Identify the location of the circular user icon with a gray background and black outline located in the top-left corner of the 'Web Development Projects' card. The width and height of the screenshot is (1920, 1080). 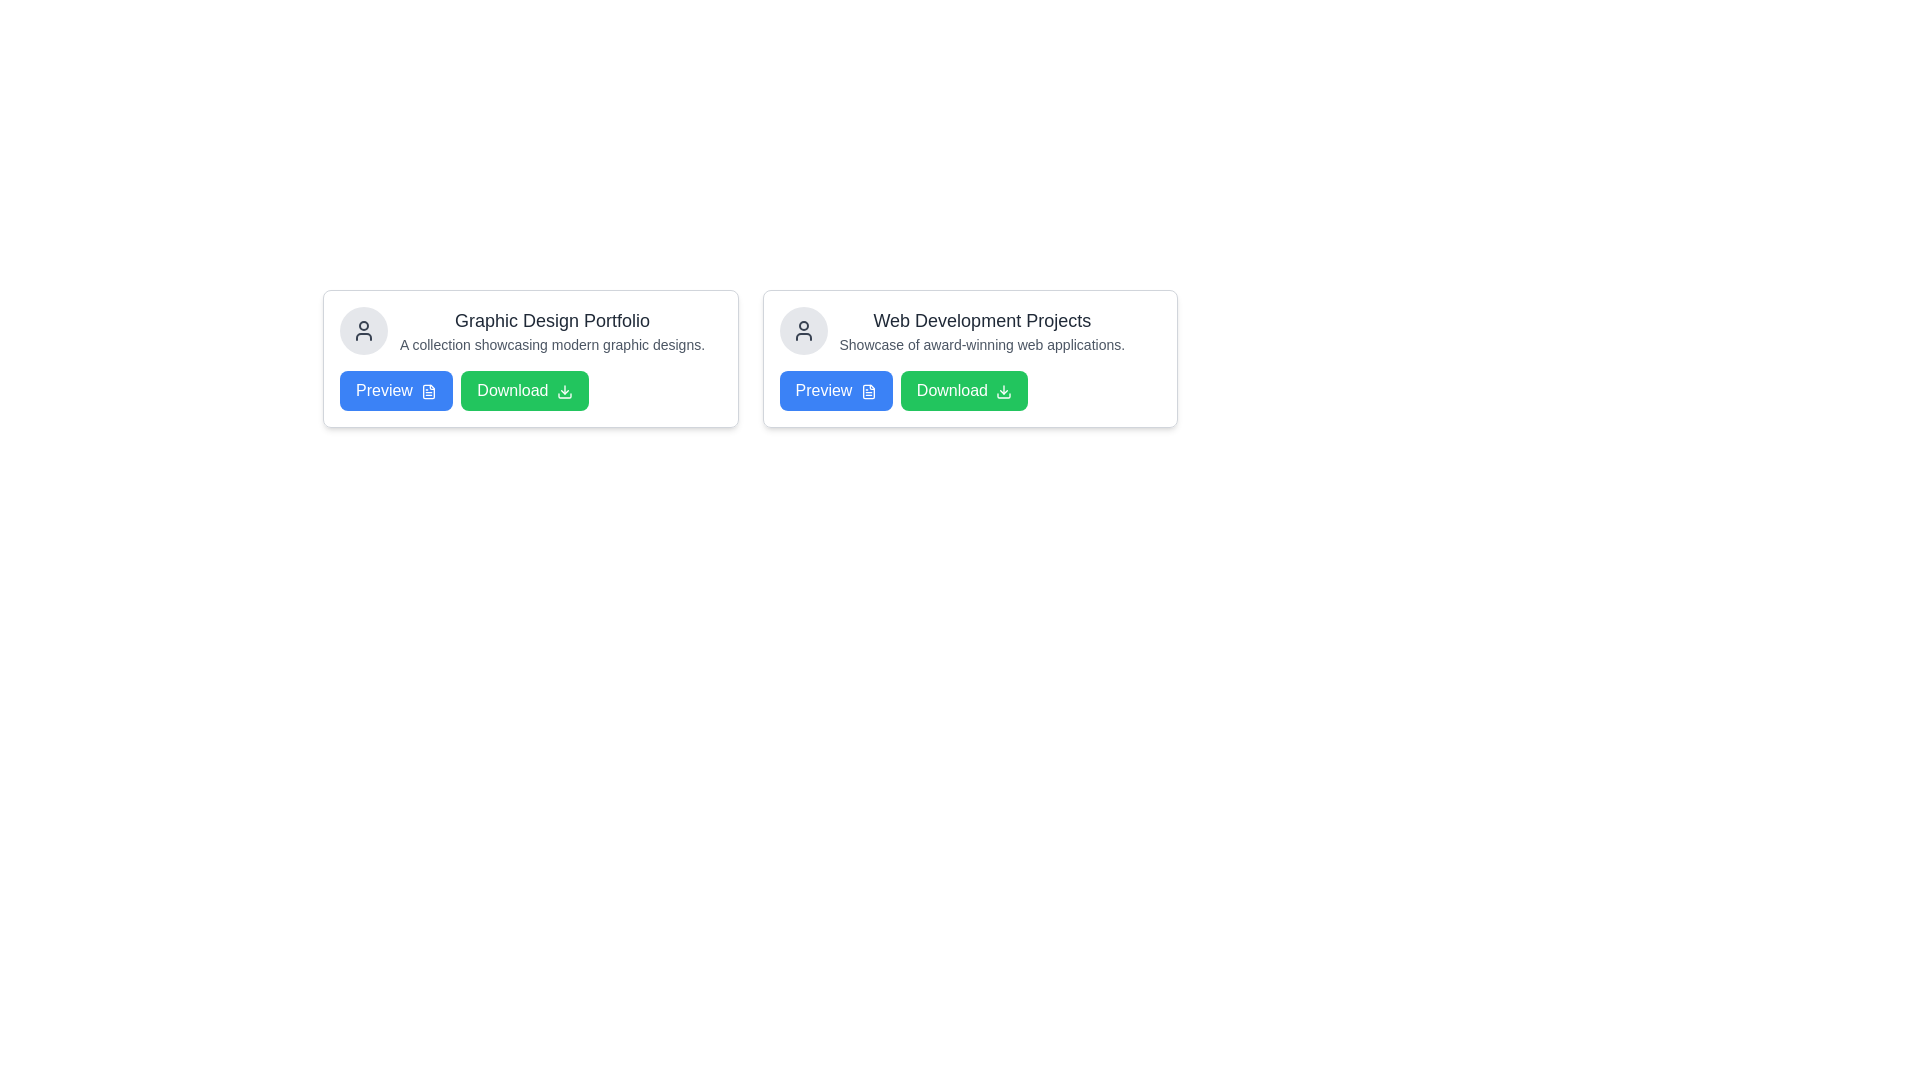
(803, 330).